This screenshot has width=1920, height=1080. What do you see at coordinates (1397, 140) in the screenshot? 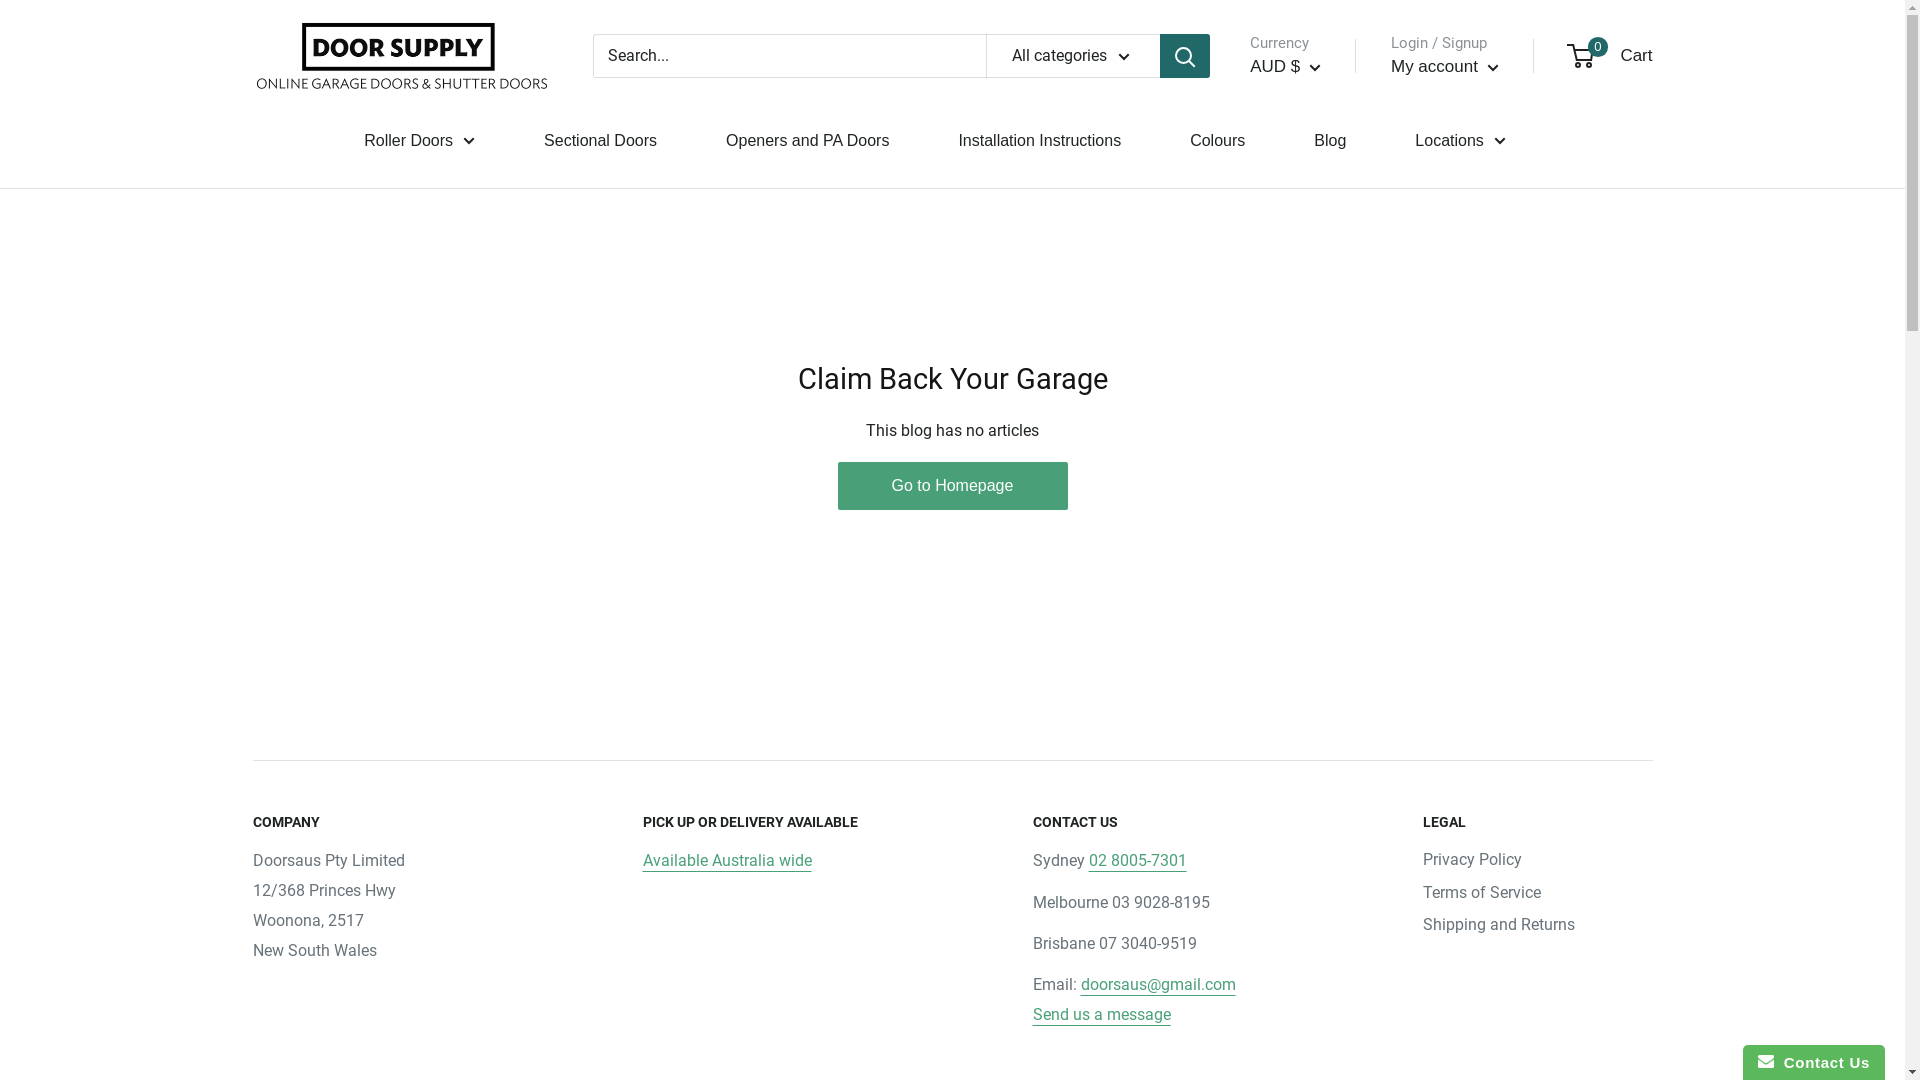
I see `'Locations'` at bounding box center [1397, 140].